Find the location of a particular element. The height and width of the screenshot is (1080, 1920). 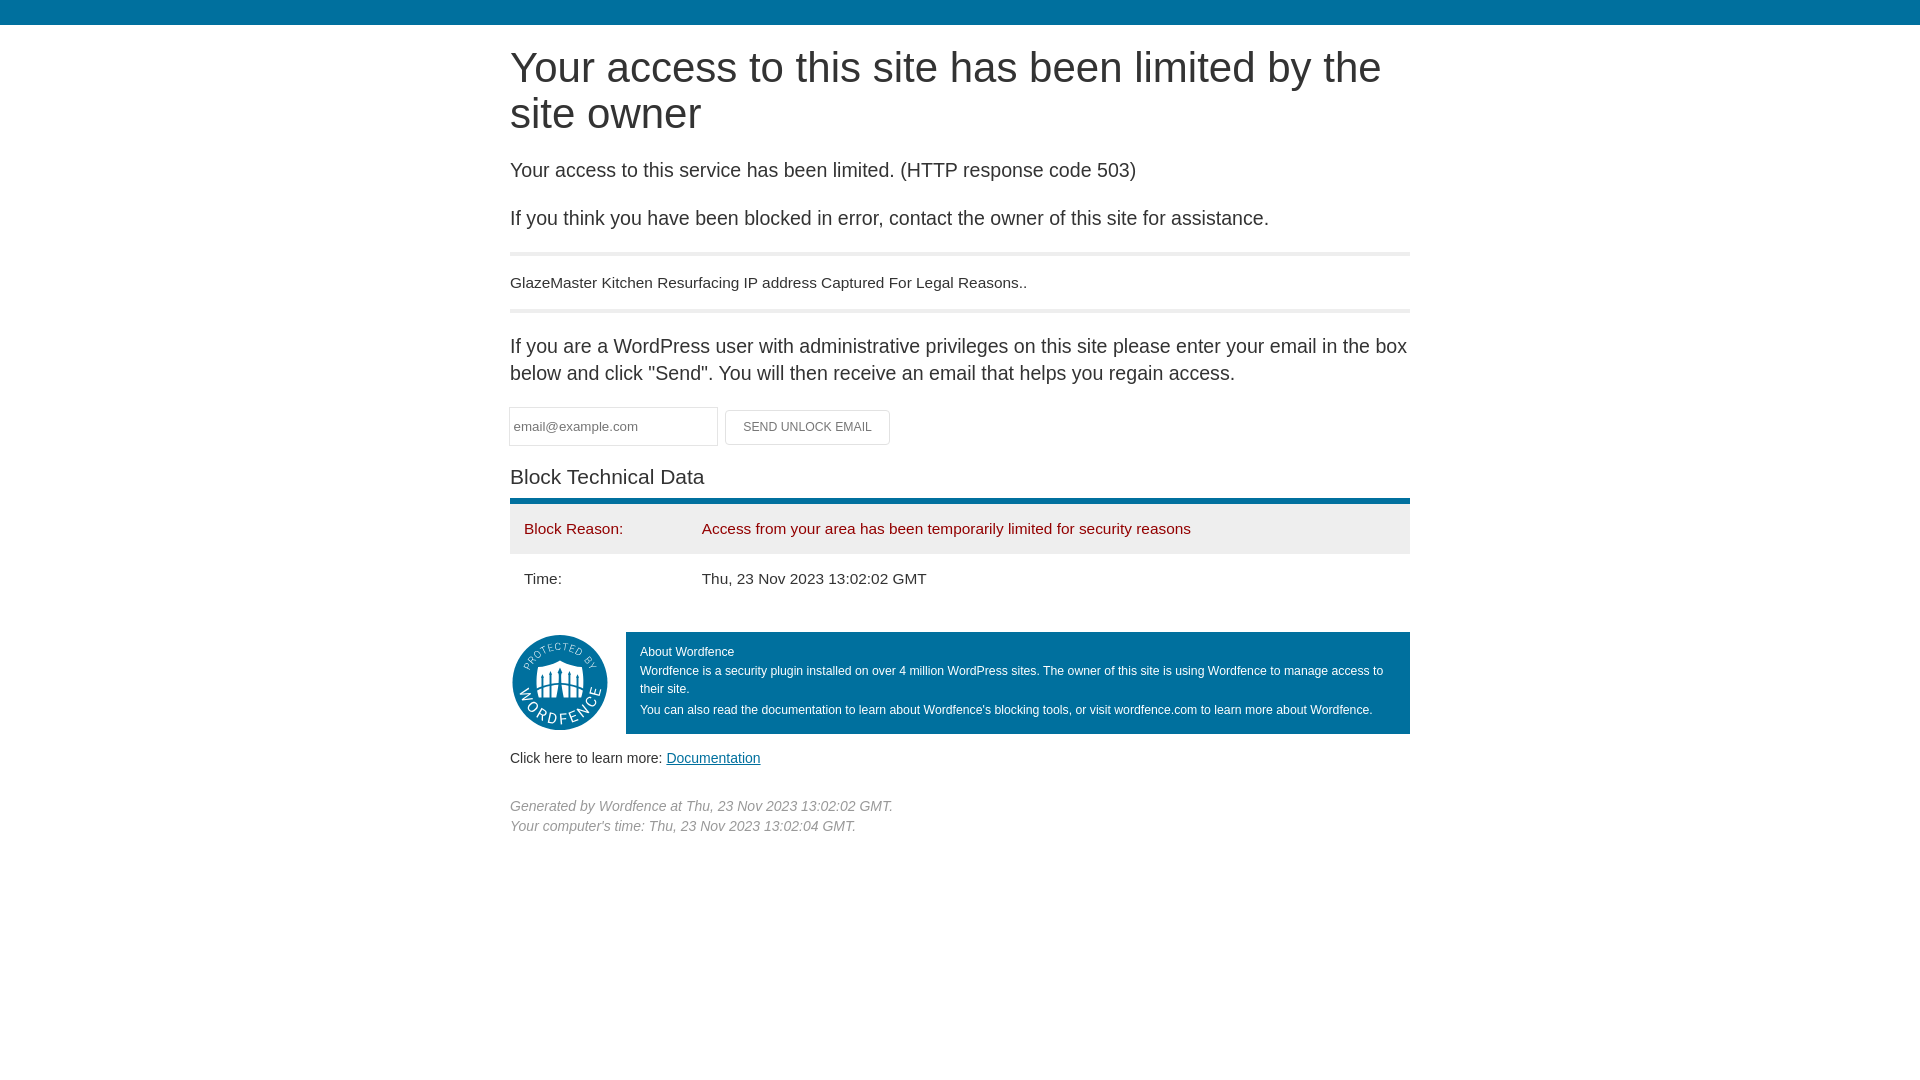

'Send Unlock Email' is located at coordinates (807, 426).